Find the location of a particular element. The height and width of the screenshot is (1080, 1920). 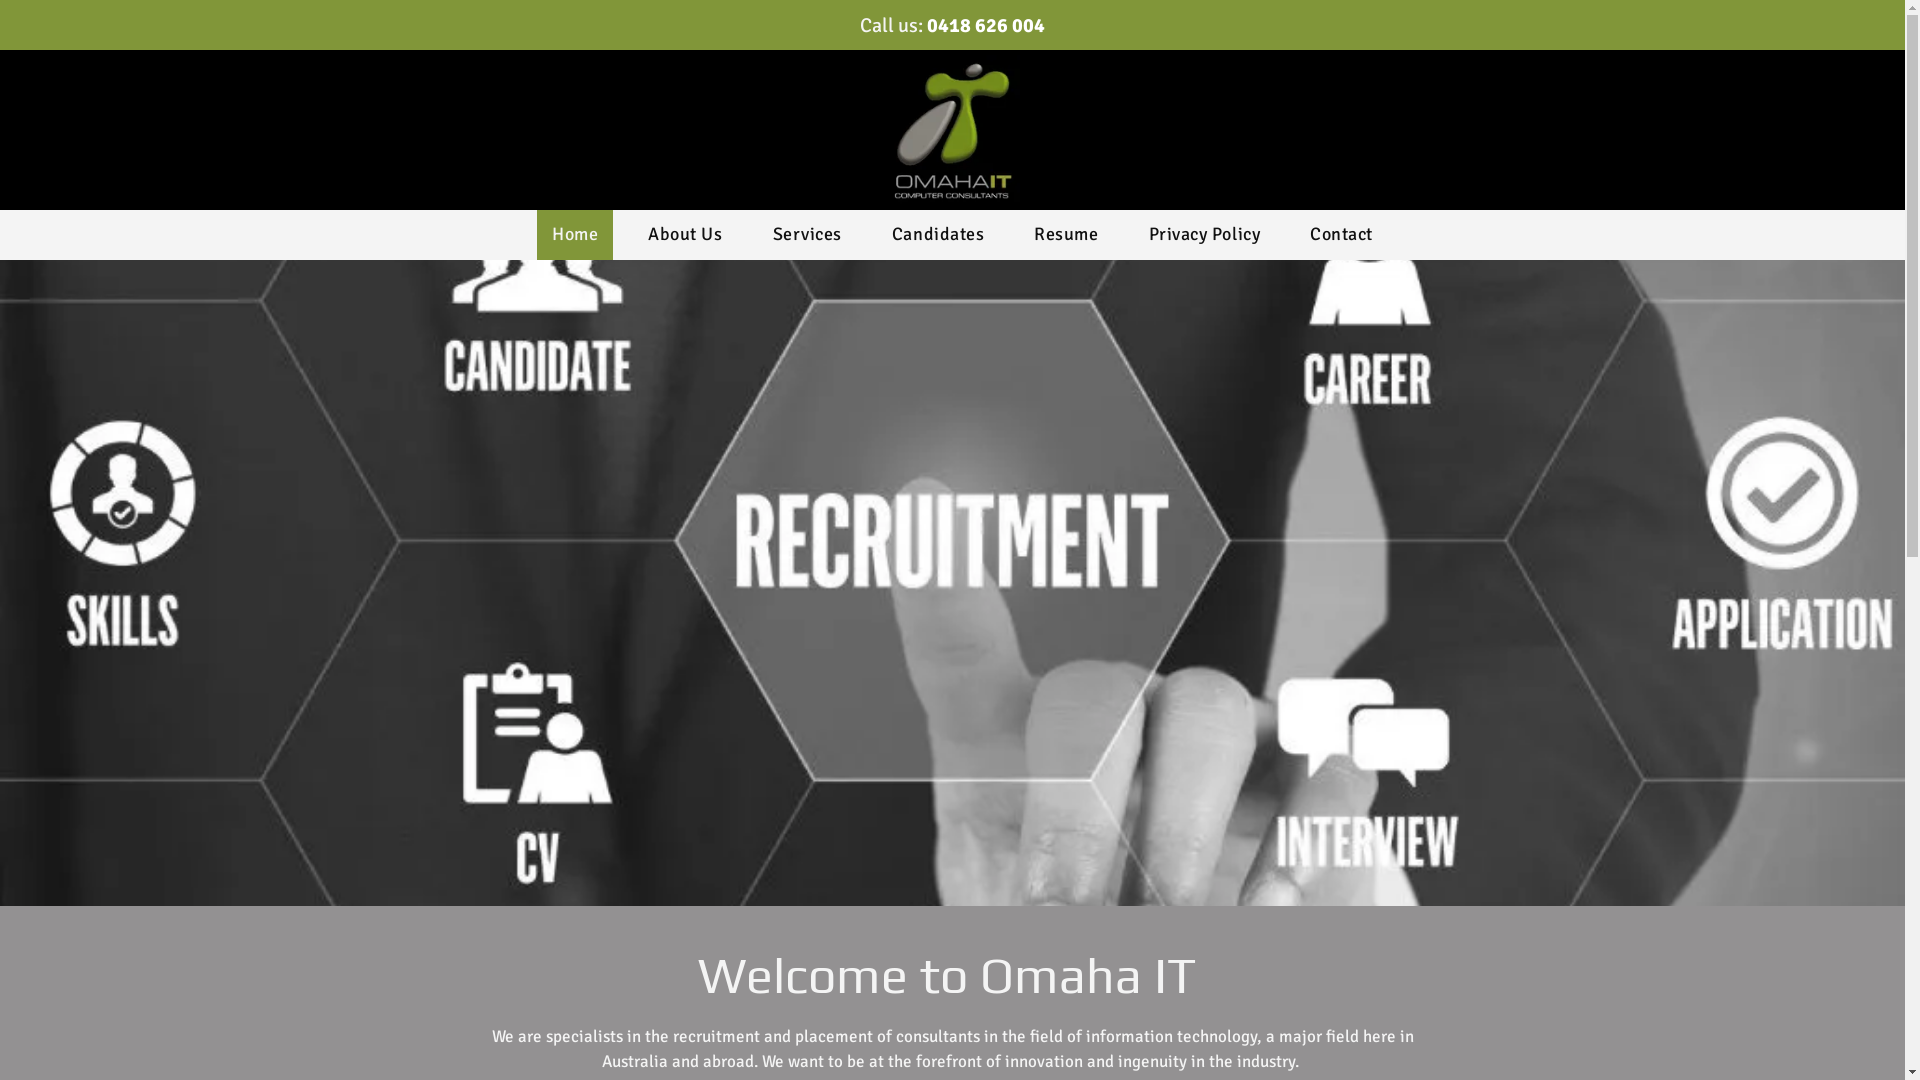

'Contact' is located at coordinates (1341, 234).